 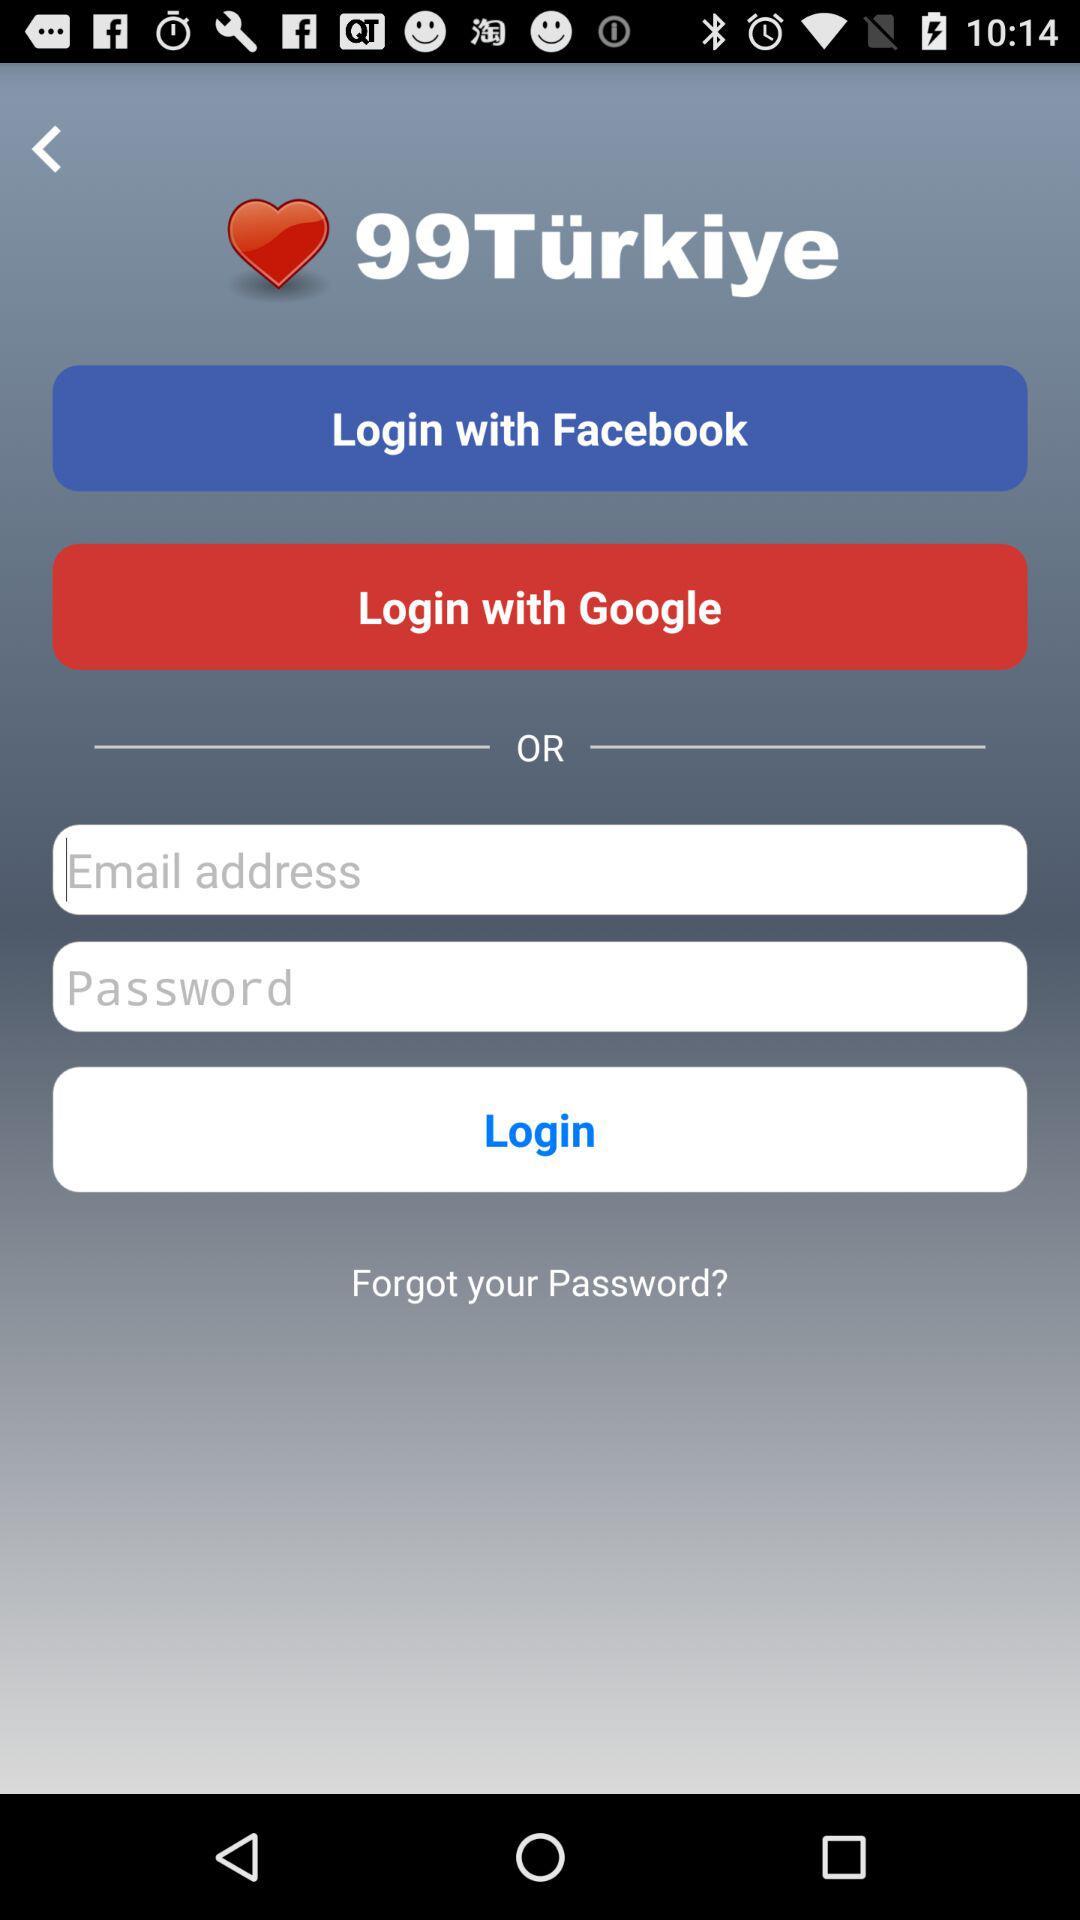 What do you see at coordinates (540, 986) in the screenshot?
I see `password input field` at bounding box center [540, 986].